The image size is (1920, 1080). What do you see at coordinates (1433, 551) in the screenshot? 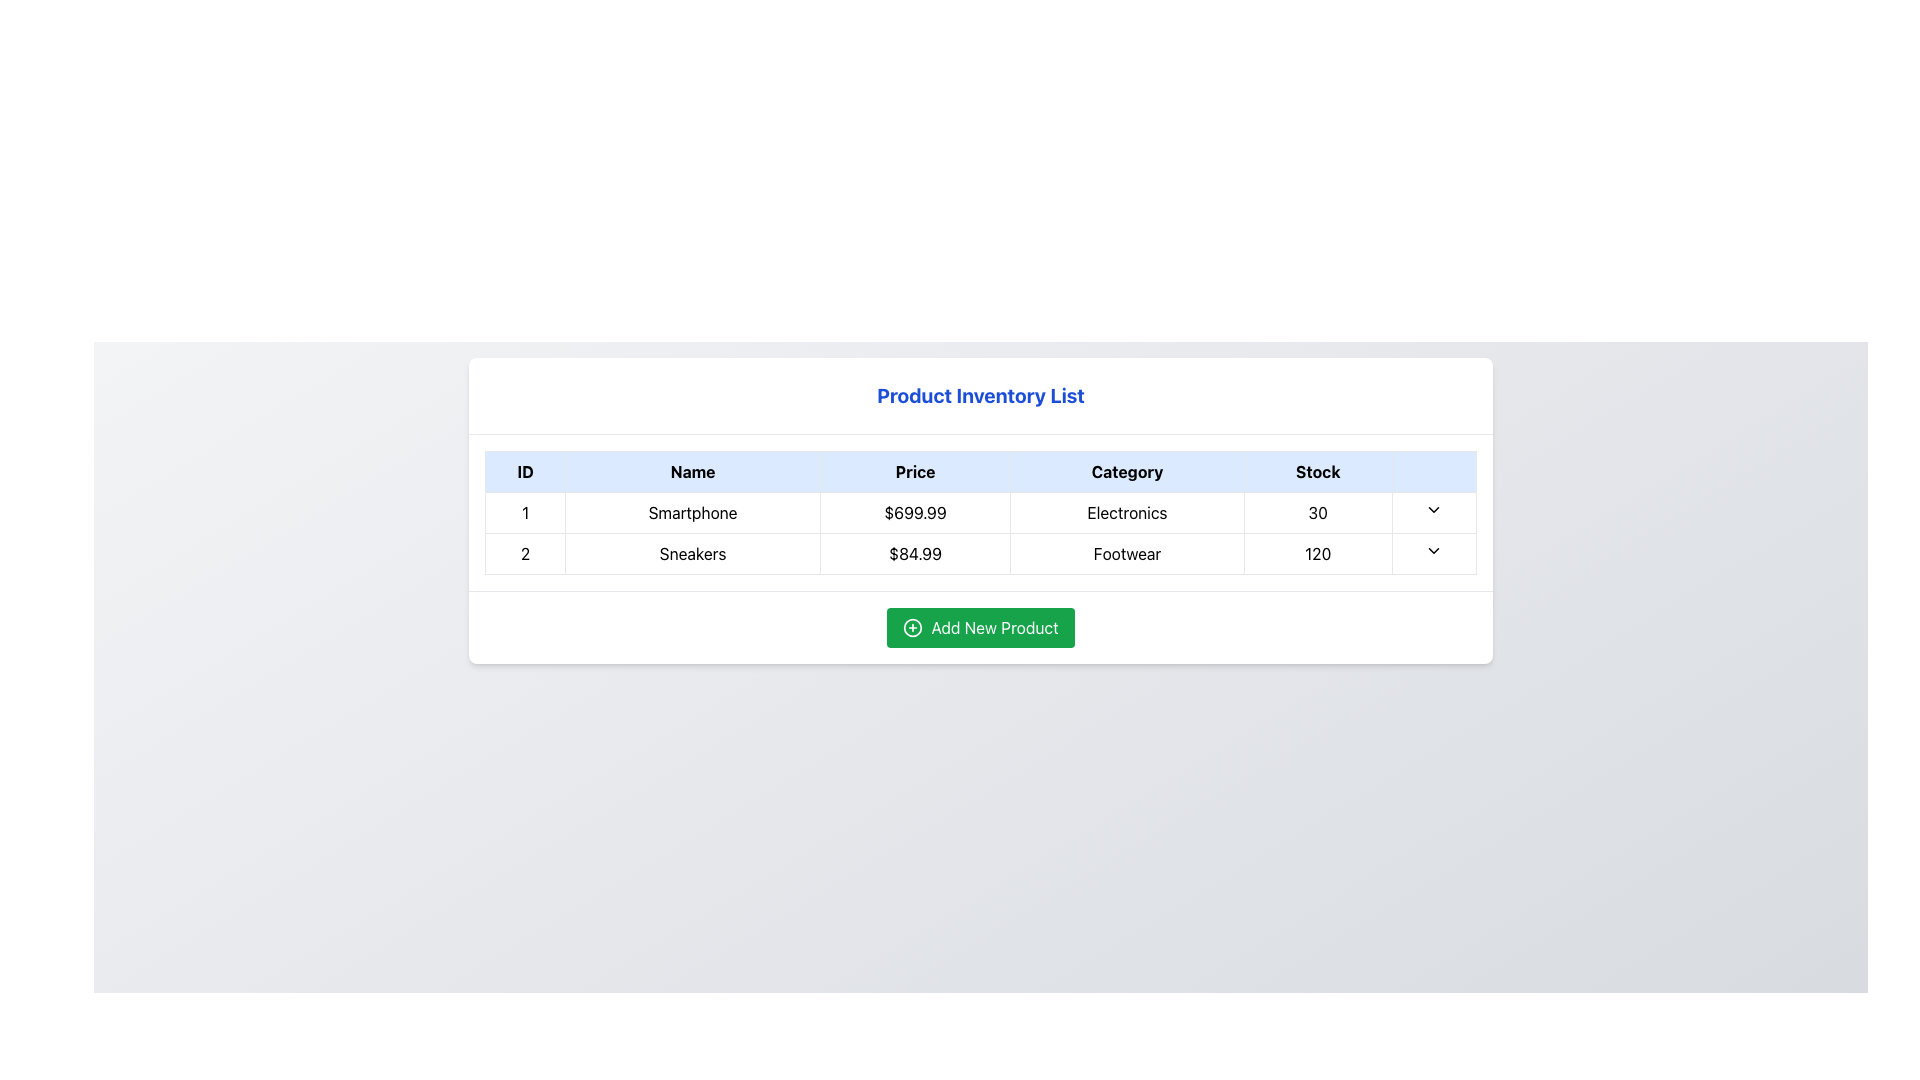
I see `the small downward-facing arrow icon in the 'Stock' column of the second row in the product inventory table` at bounding box center [1433, 551].